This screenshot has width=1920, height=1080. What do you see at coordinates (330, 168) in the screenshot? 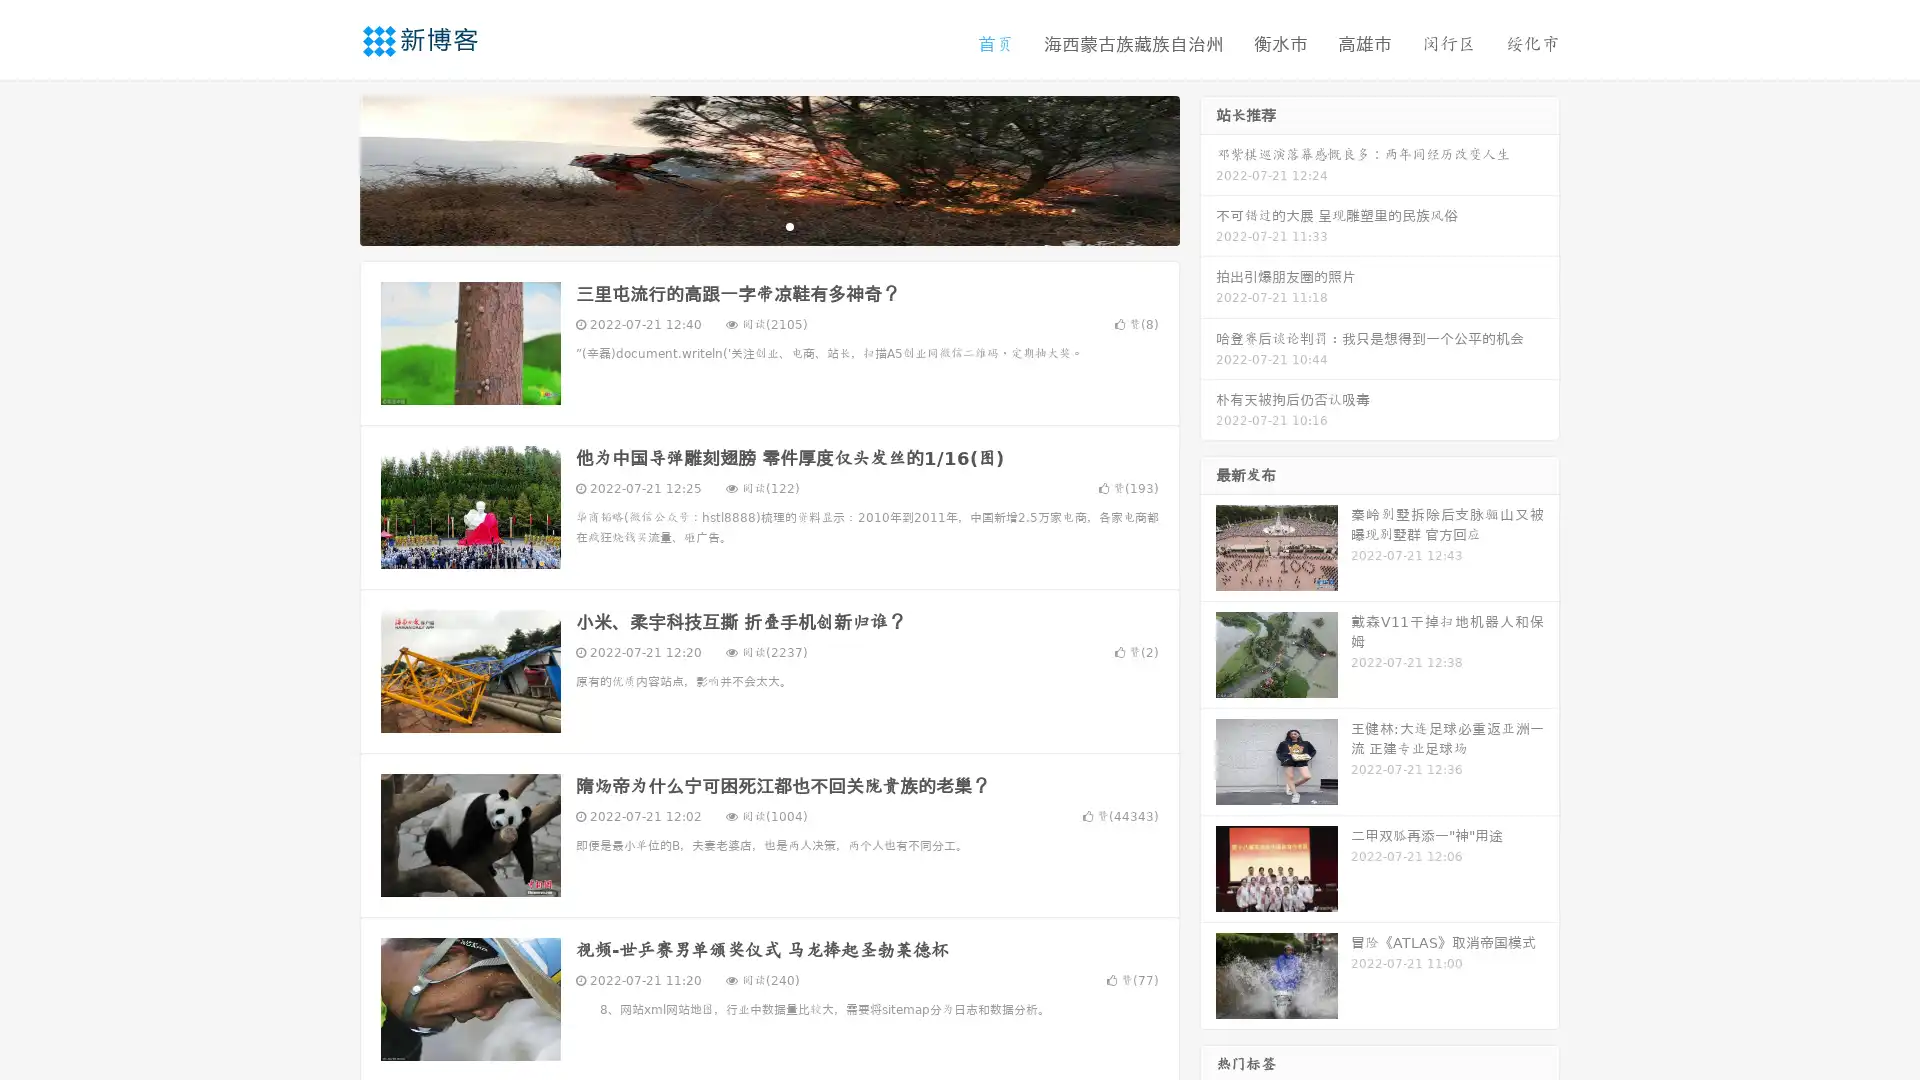
I see `Previous slide` at bounding box center [330, 168].